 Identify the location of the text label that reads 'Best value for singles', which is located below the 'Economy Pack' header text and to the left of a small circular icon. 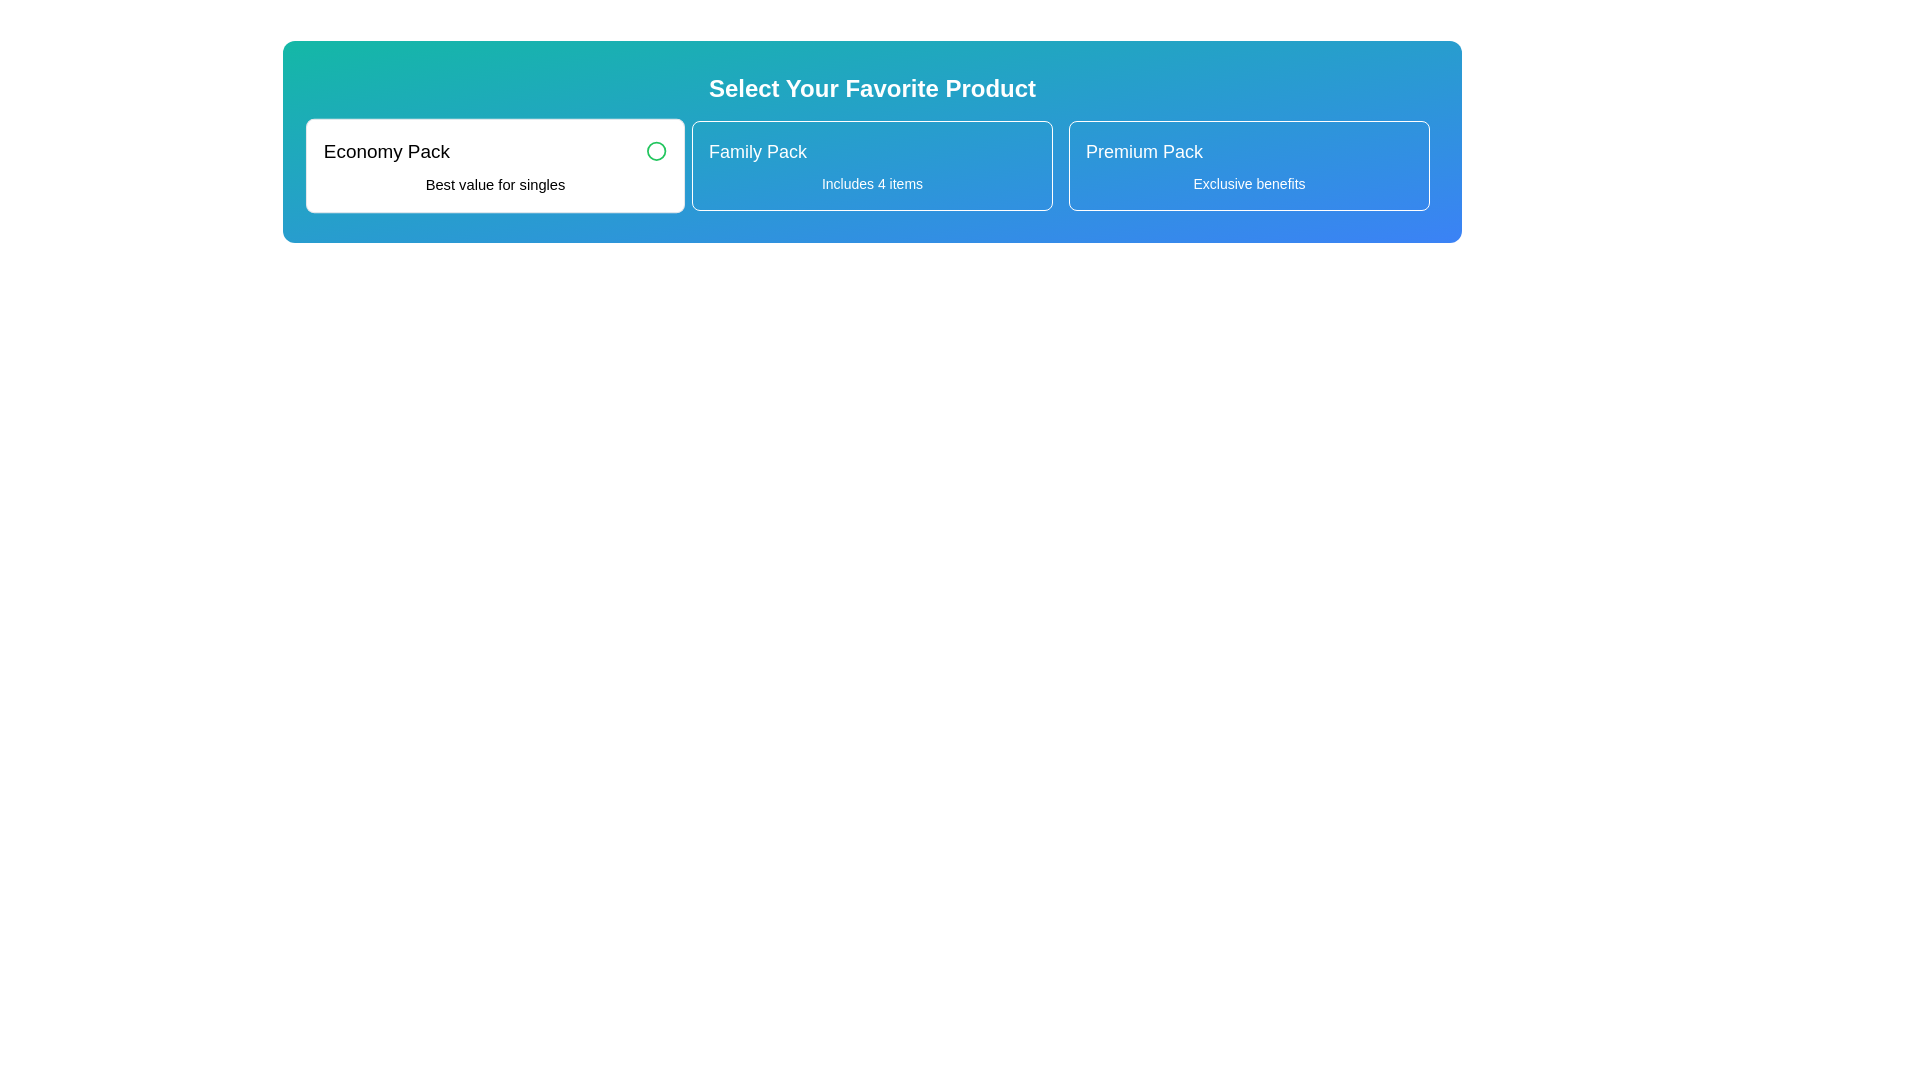
(495, 184).